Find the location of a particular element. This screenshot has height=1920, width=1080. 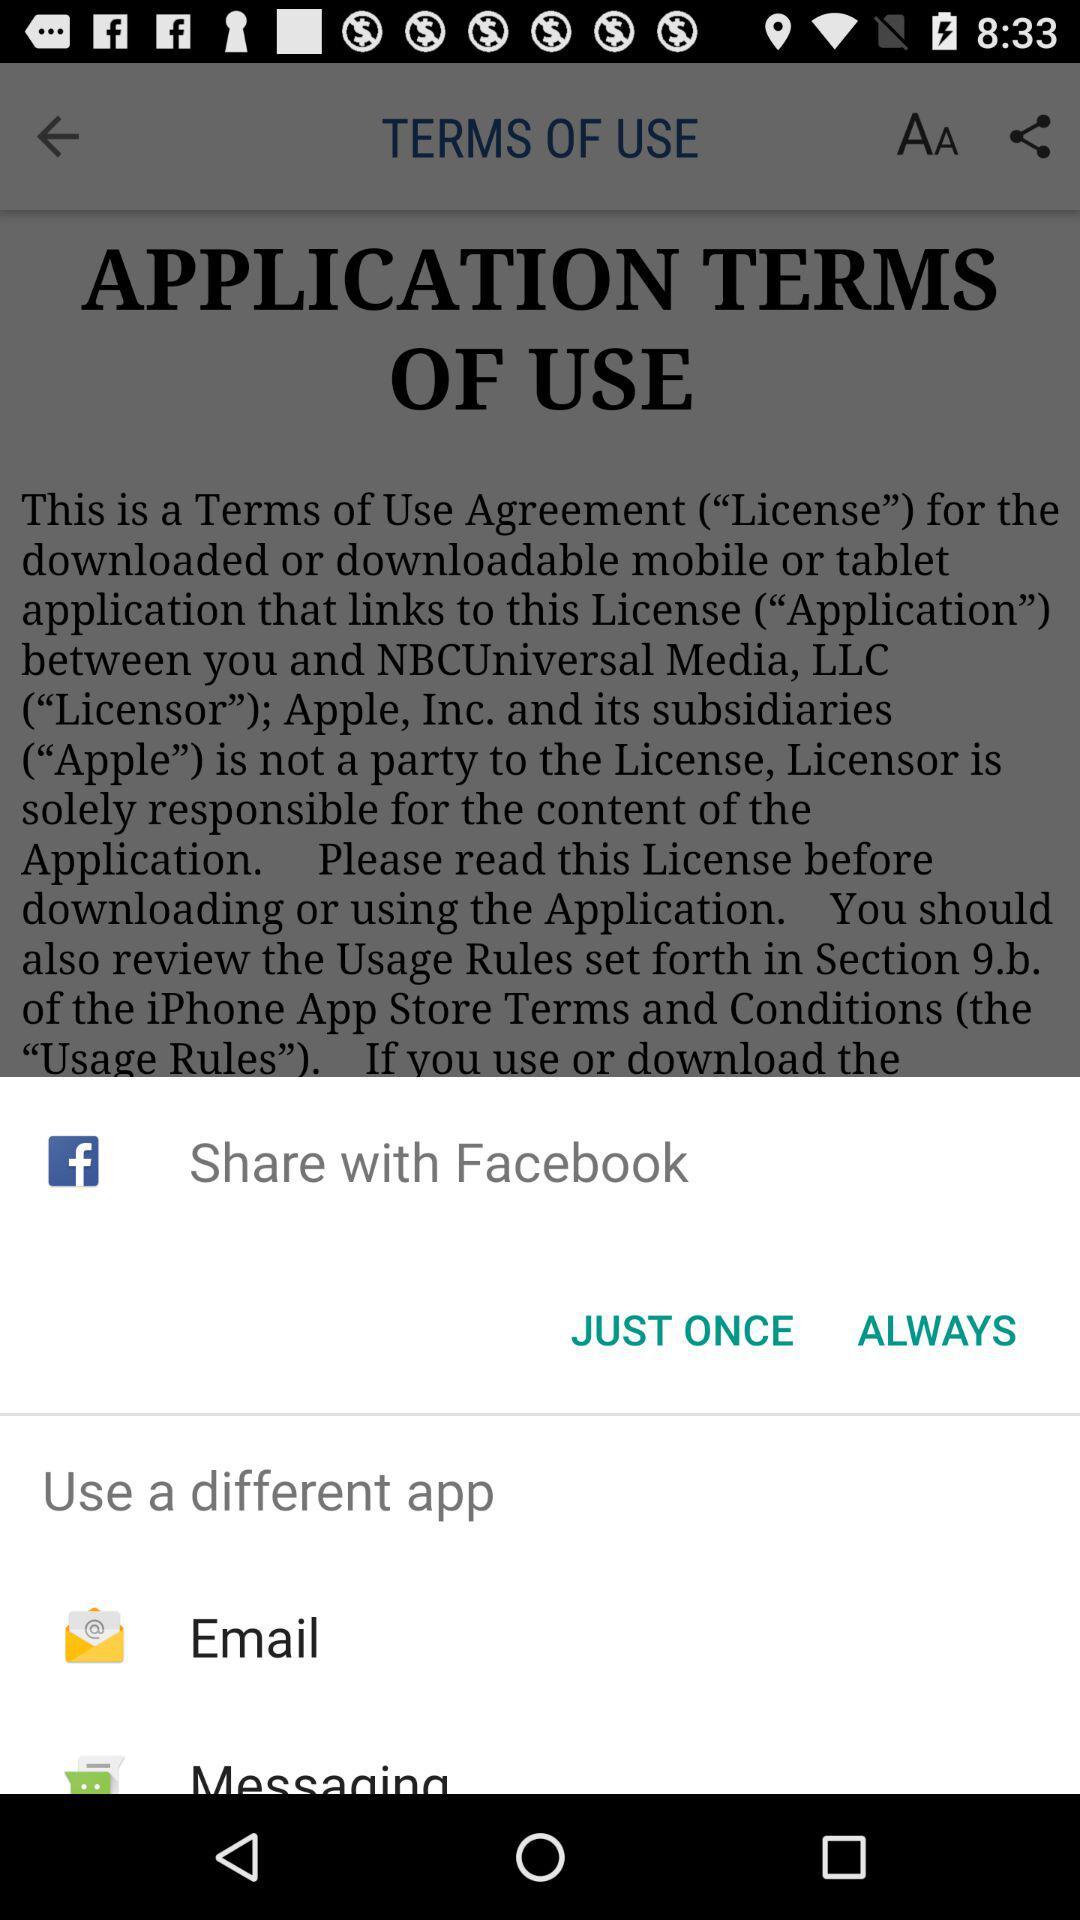

the icon below the use a different is located at coordinates (253, 1636).